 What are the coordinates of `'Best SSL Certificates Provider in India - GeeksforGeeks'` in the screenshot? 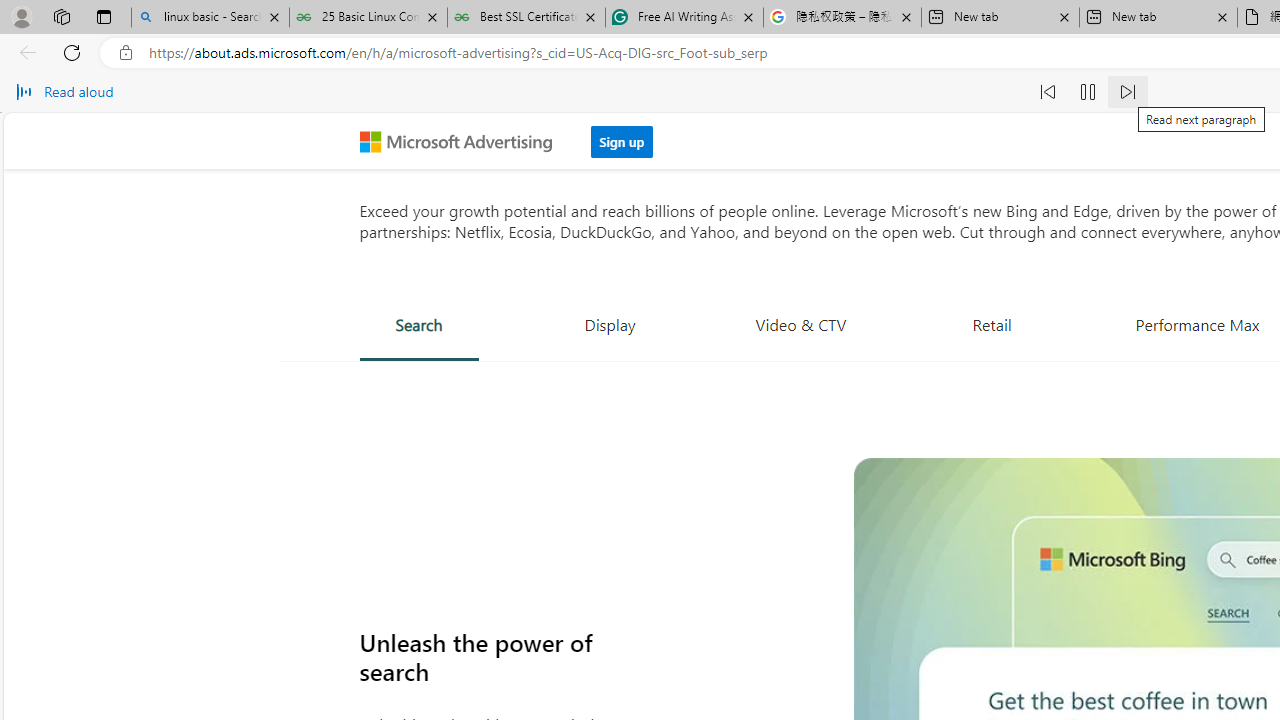 It's located at (526, 17).